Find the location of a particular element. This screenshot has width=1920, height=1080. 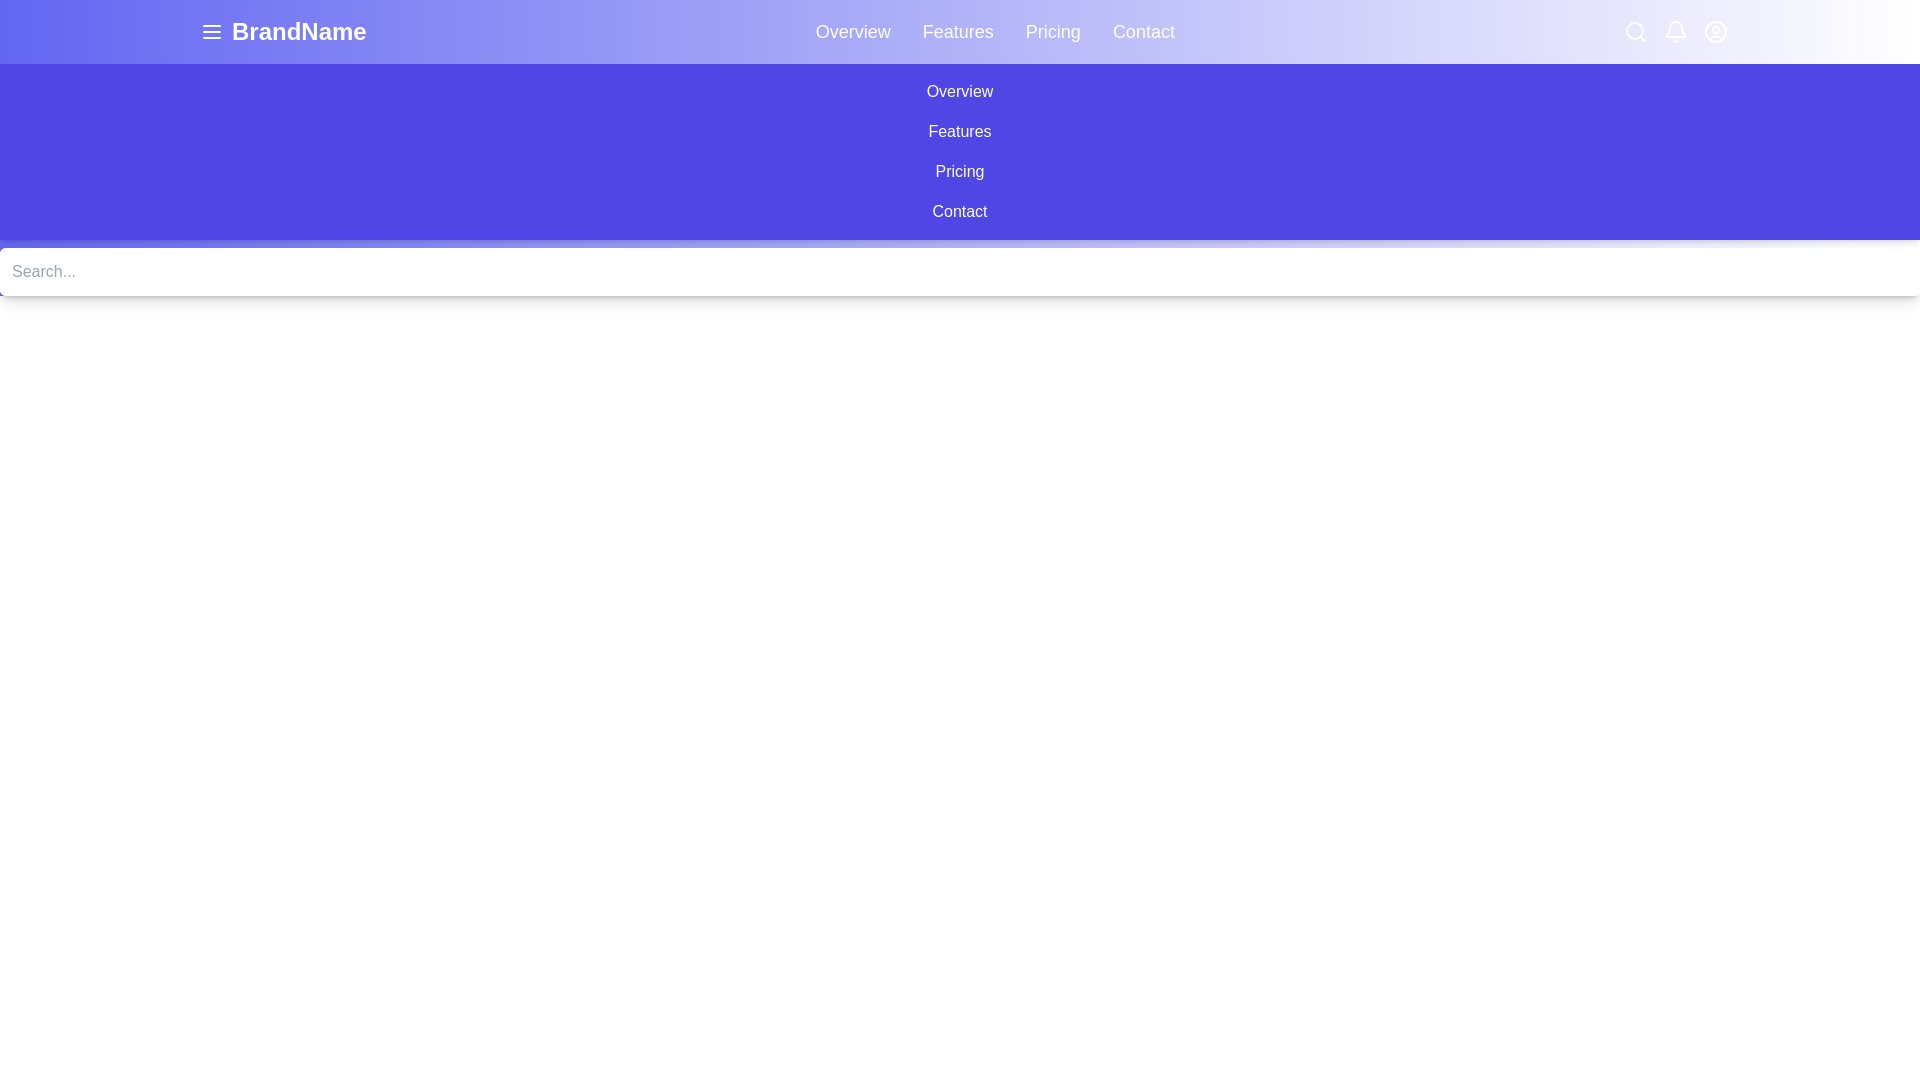

the 'Overview' button, which is the first button in a vertically stacked list of buttons with a purple background and white text is located at coordinates (960, 92).